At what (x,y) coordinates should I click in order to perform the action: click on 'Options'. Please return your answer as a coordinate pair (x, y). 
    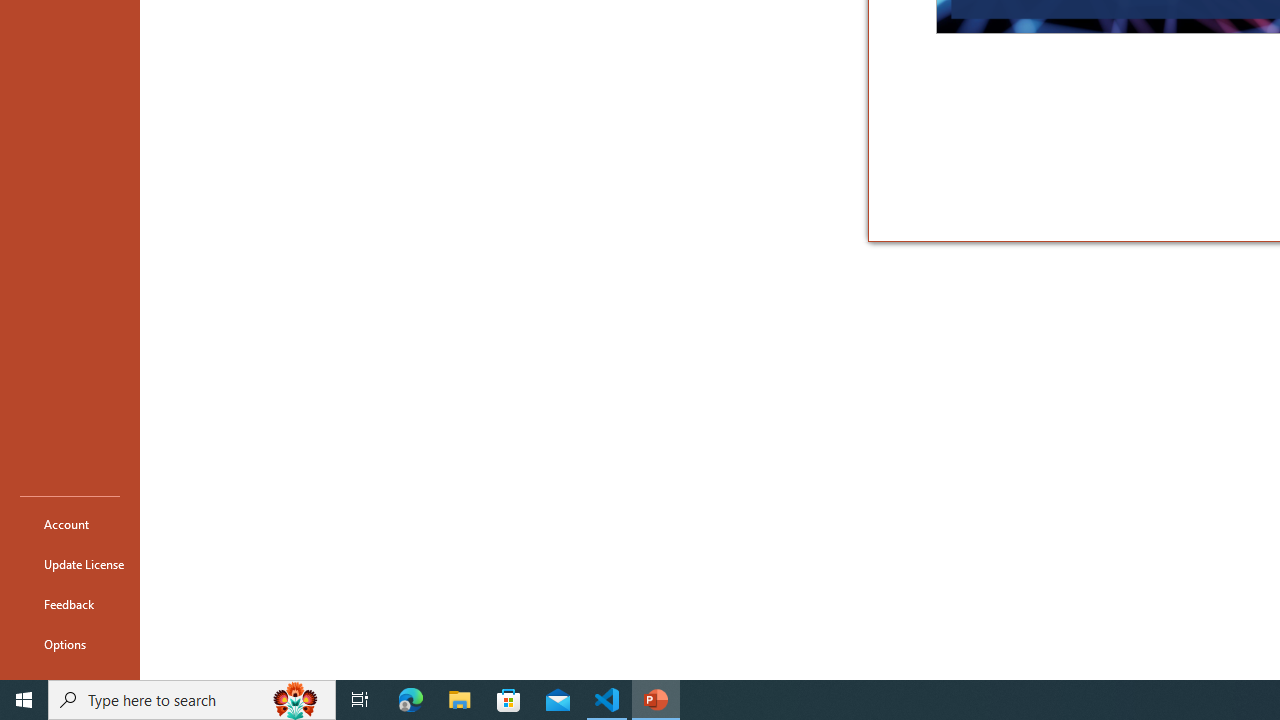
    Looking at the image, I should click on (69, 644).